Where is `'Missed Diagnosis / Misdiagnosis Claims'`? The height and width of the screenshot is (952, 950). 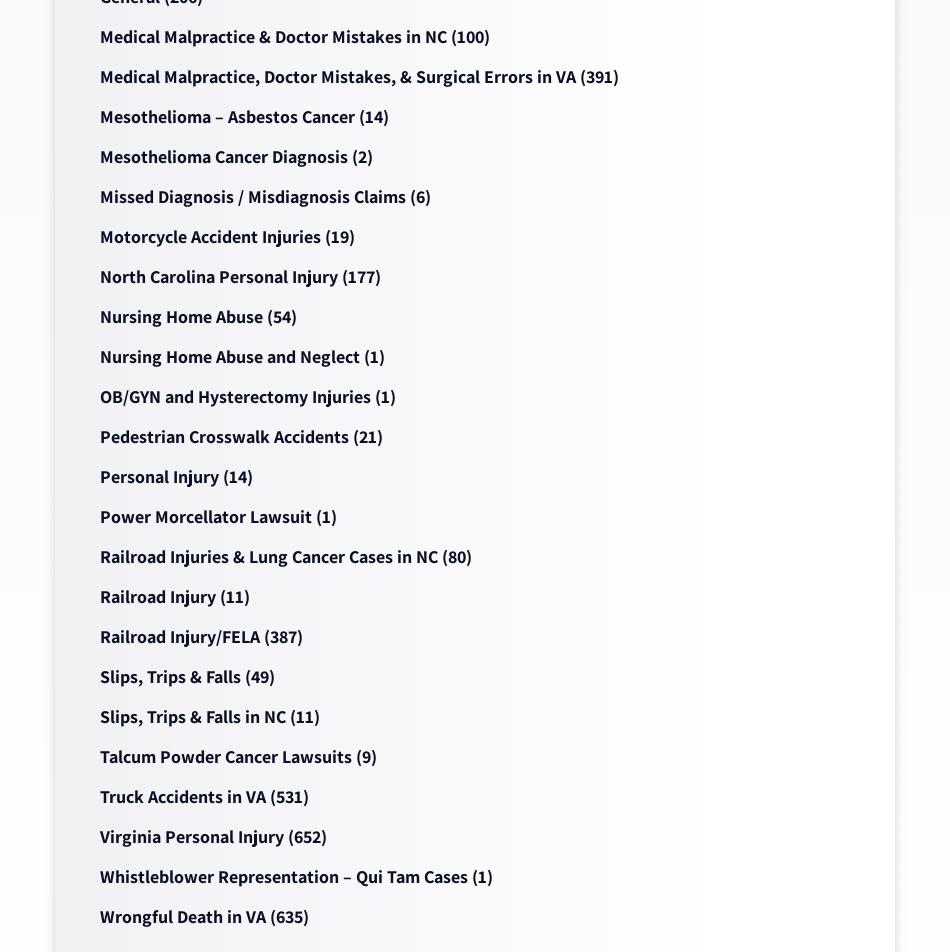 'Missed Diagnosis / Misdiagnosis Claims' is located at coordinates (100, 196).